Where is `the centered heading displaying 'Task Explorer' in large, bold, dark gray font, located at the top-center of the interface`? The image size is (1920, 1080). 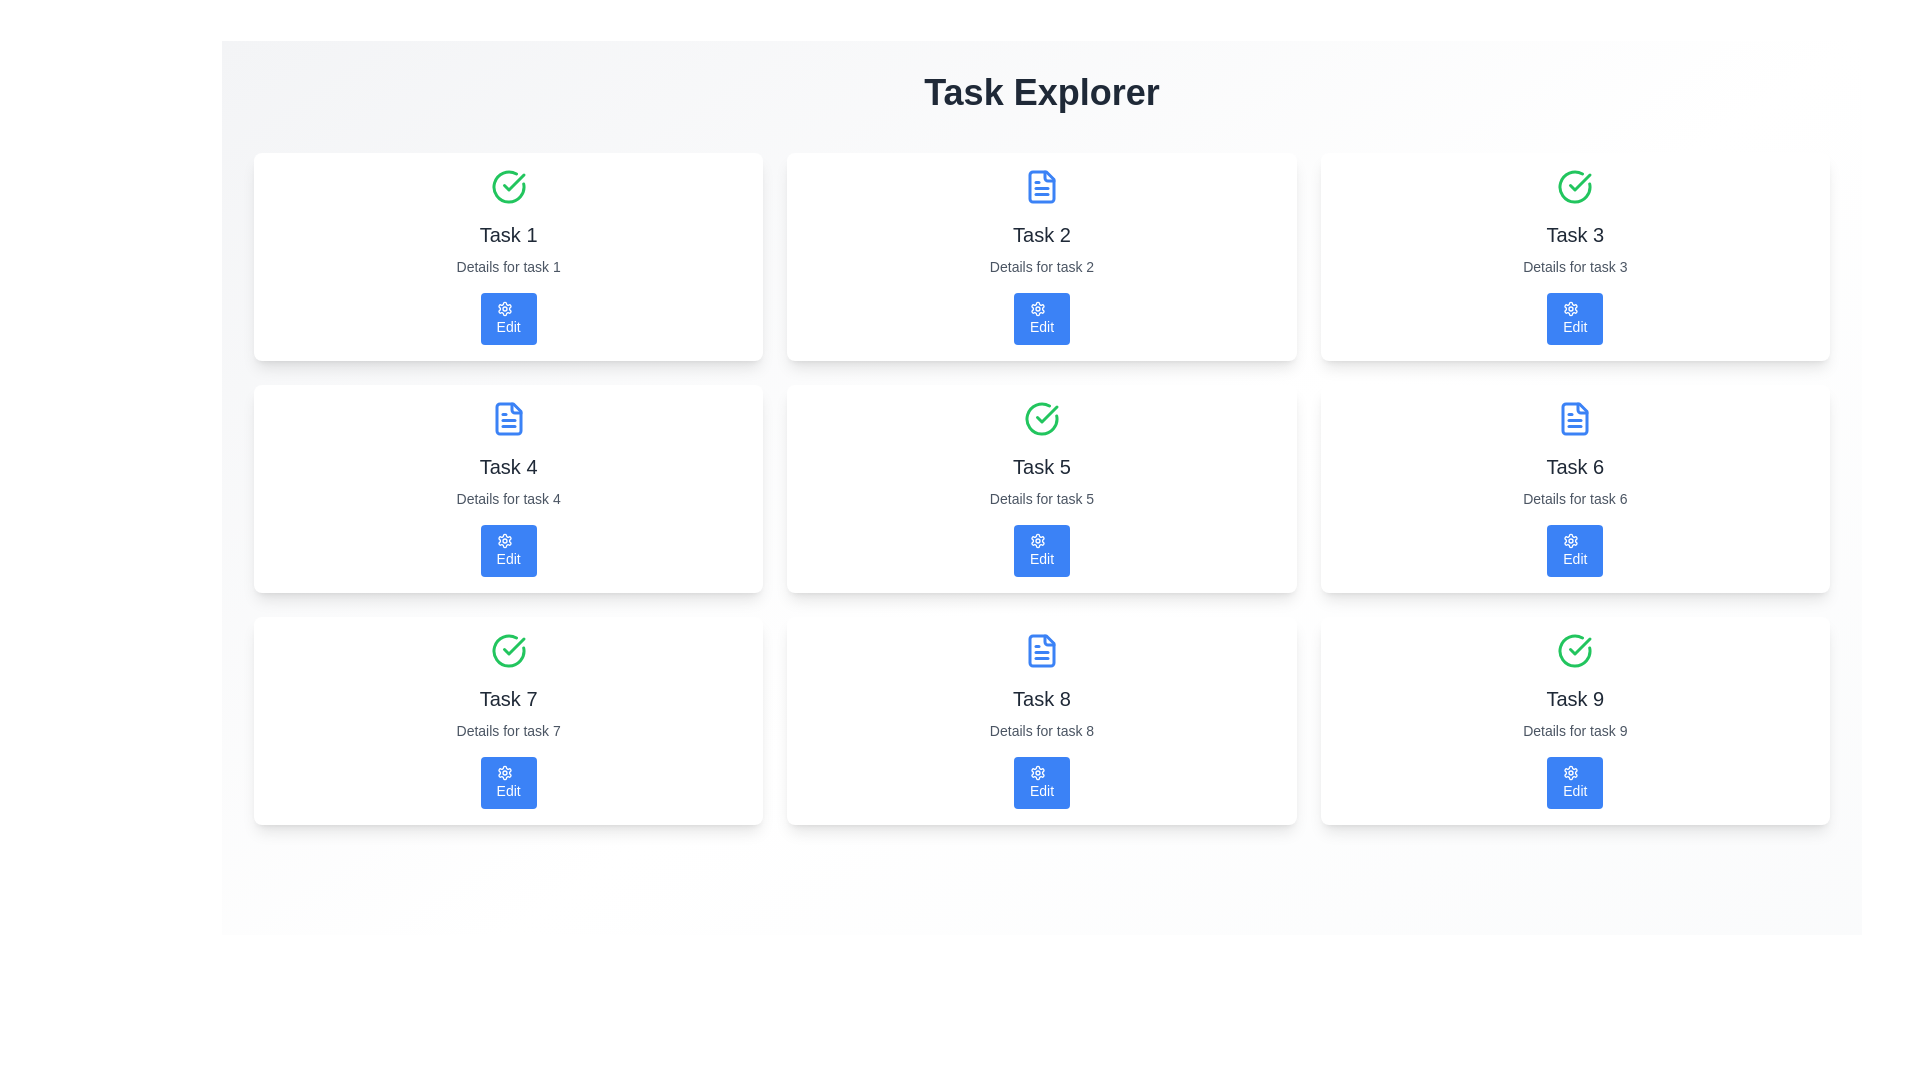 the centered heading displaying 'Task Explorer' in large, bold, dark gray font, located at the top-center of the interface is located at coordinates (1040, 92).